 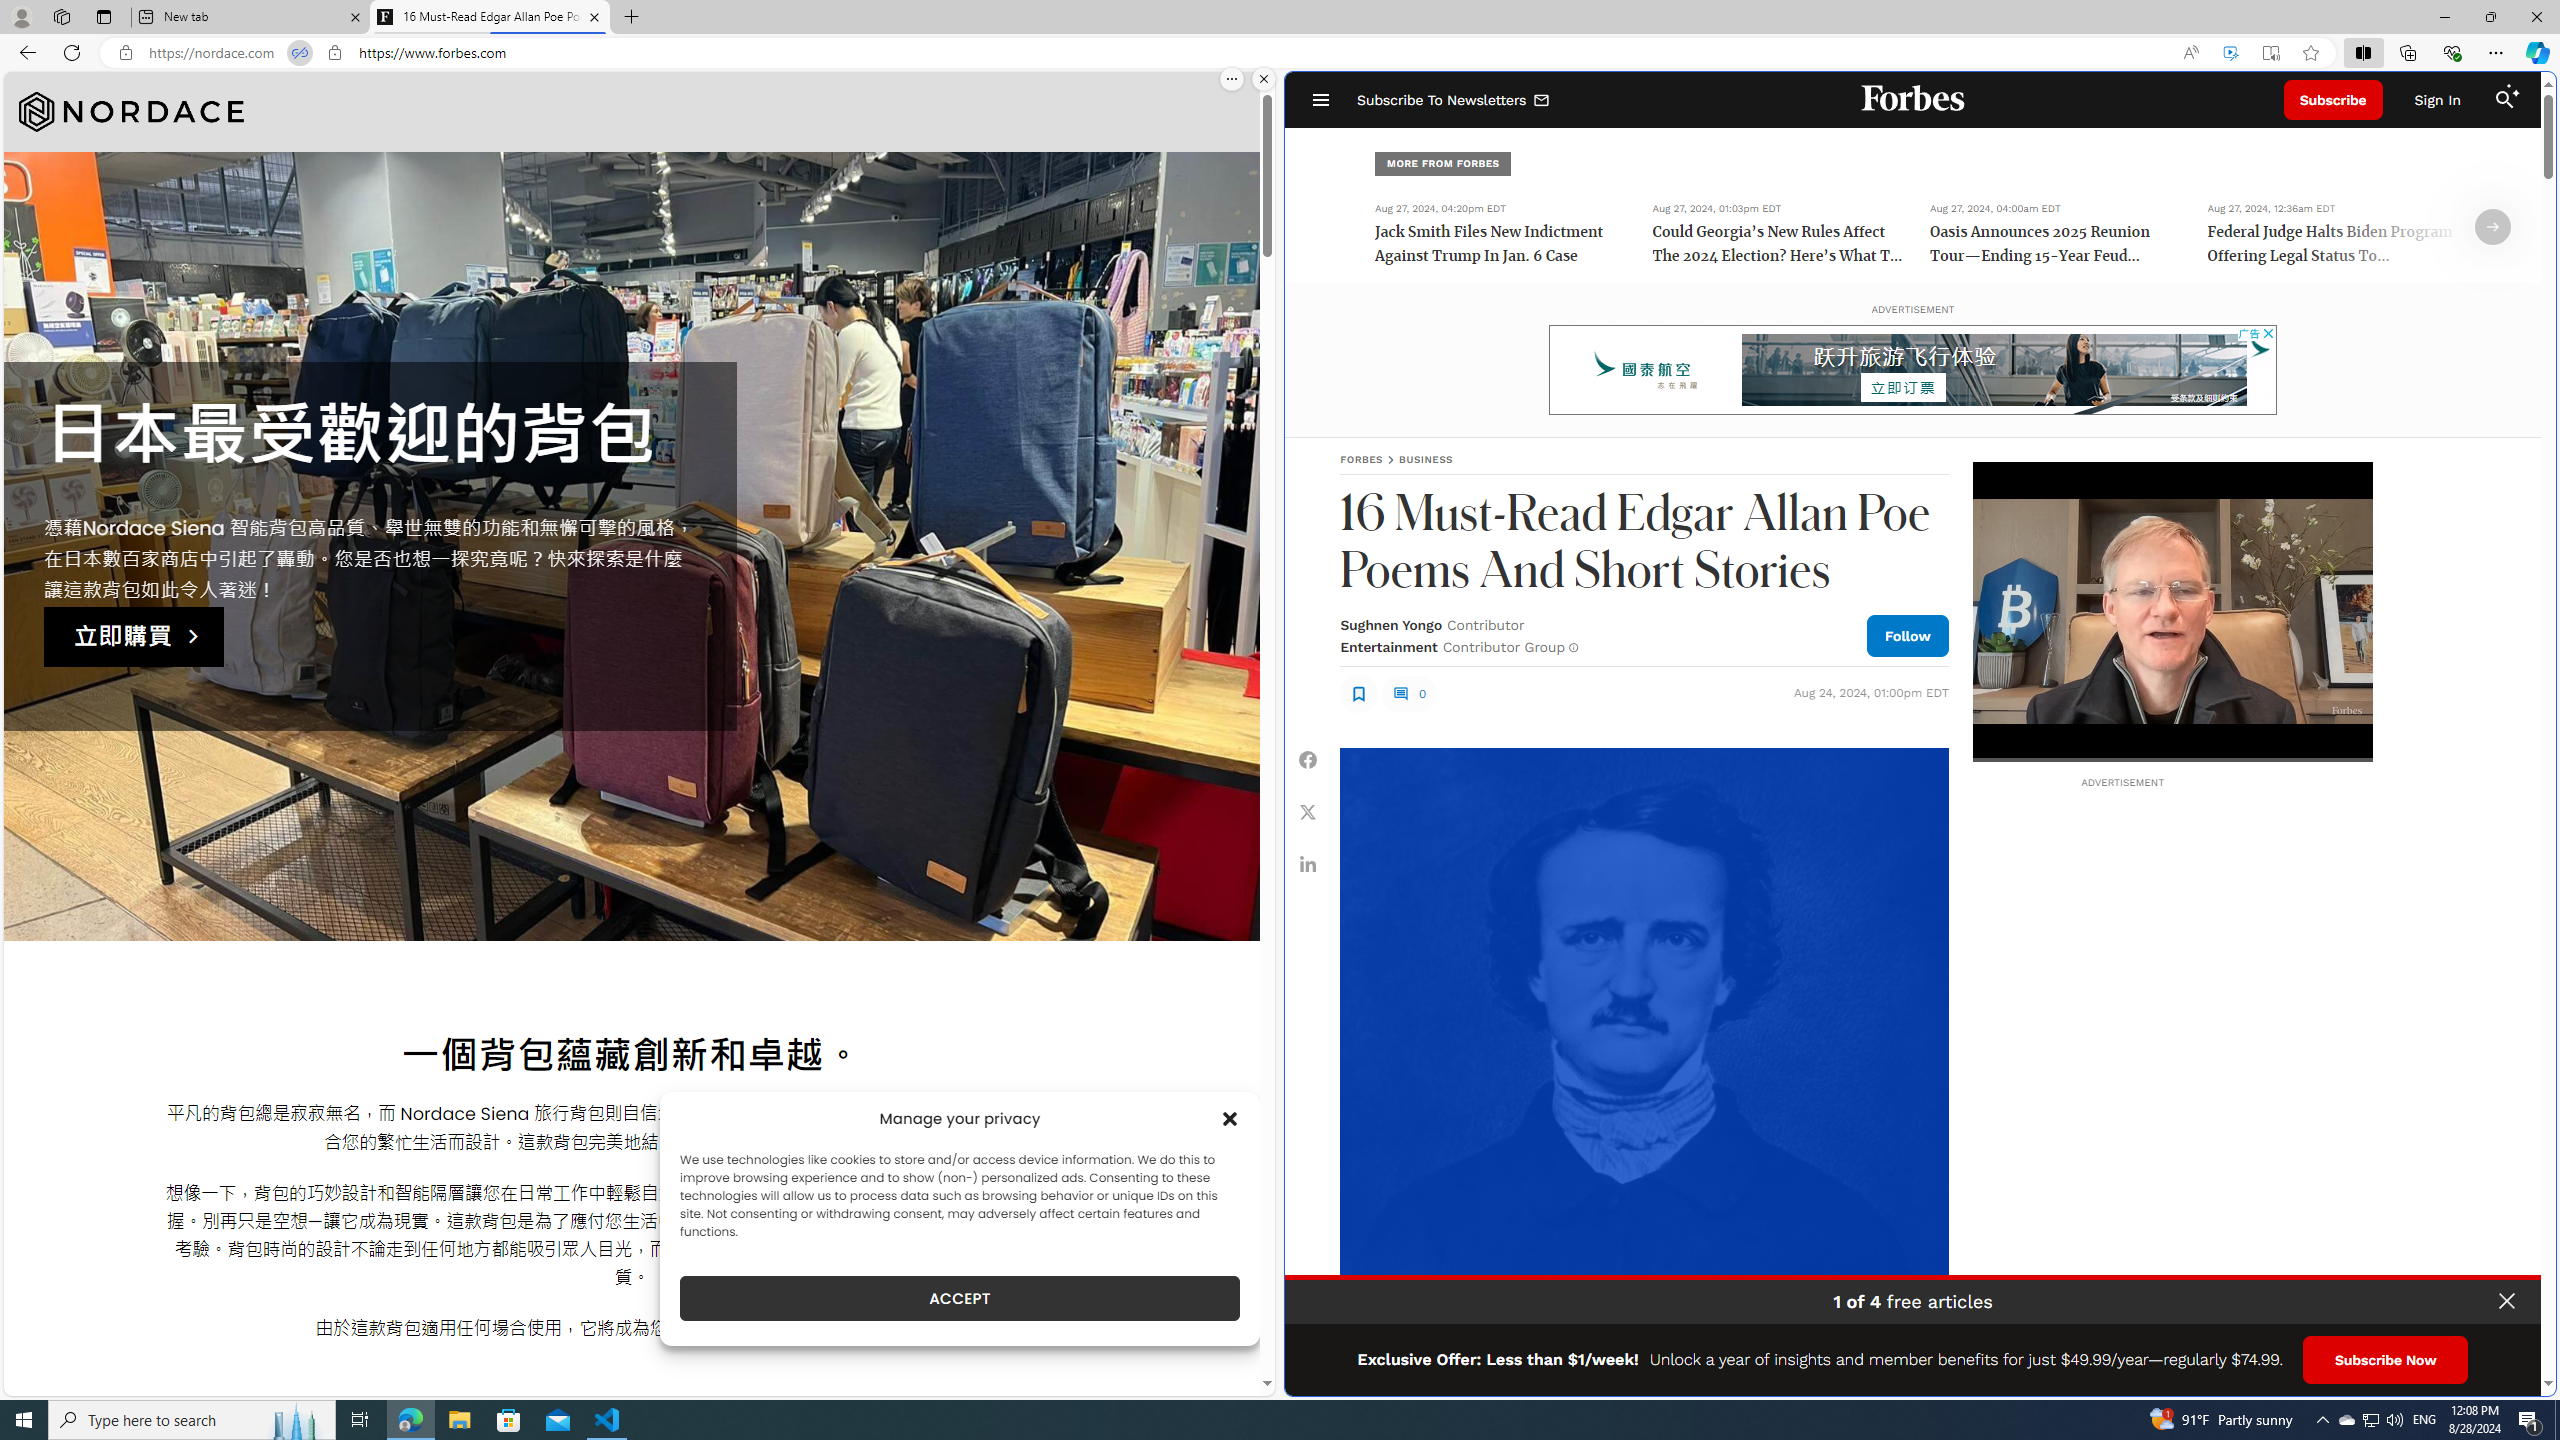 What do you see at coordinates (1390, 624) in the screenshot?
I see `'Sughnen Yongo'` at bounding box center [1390, 624].